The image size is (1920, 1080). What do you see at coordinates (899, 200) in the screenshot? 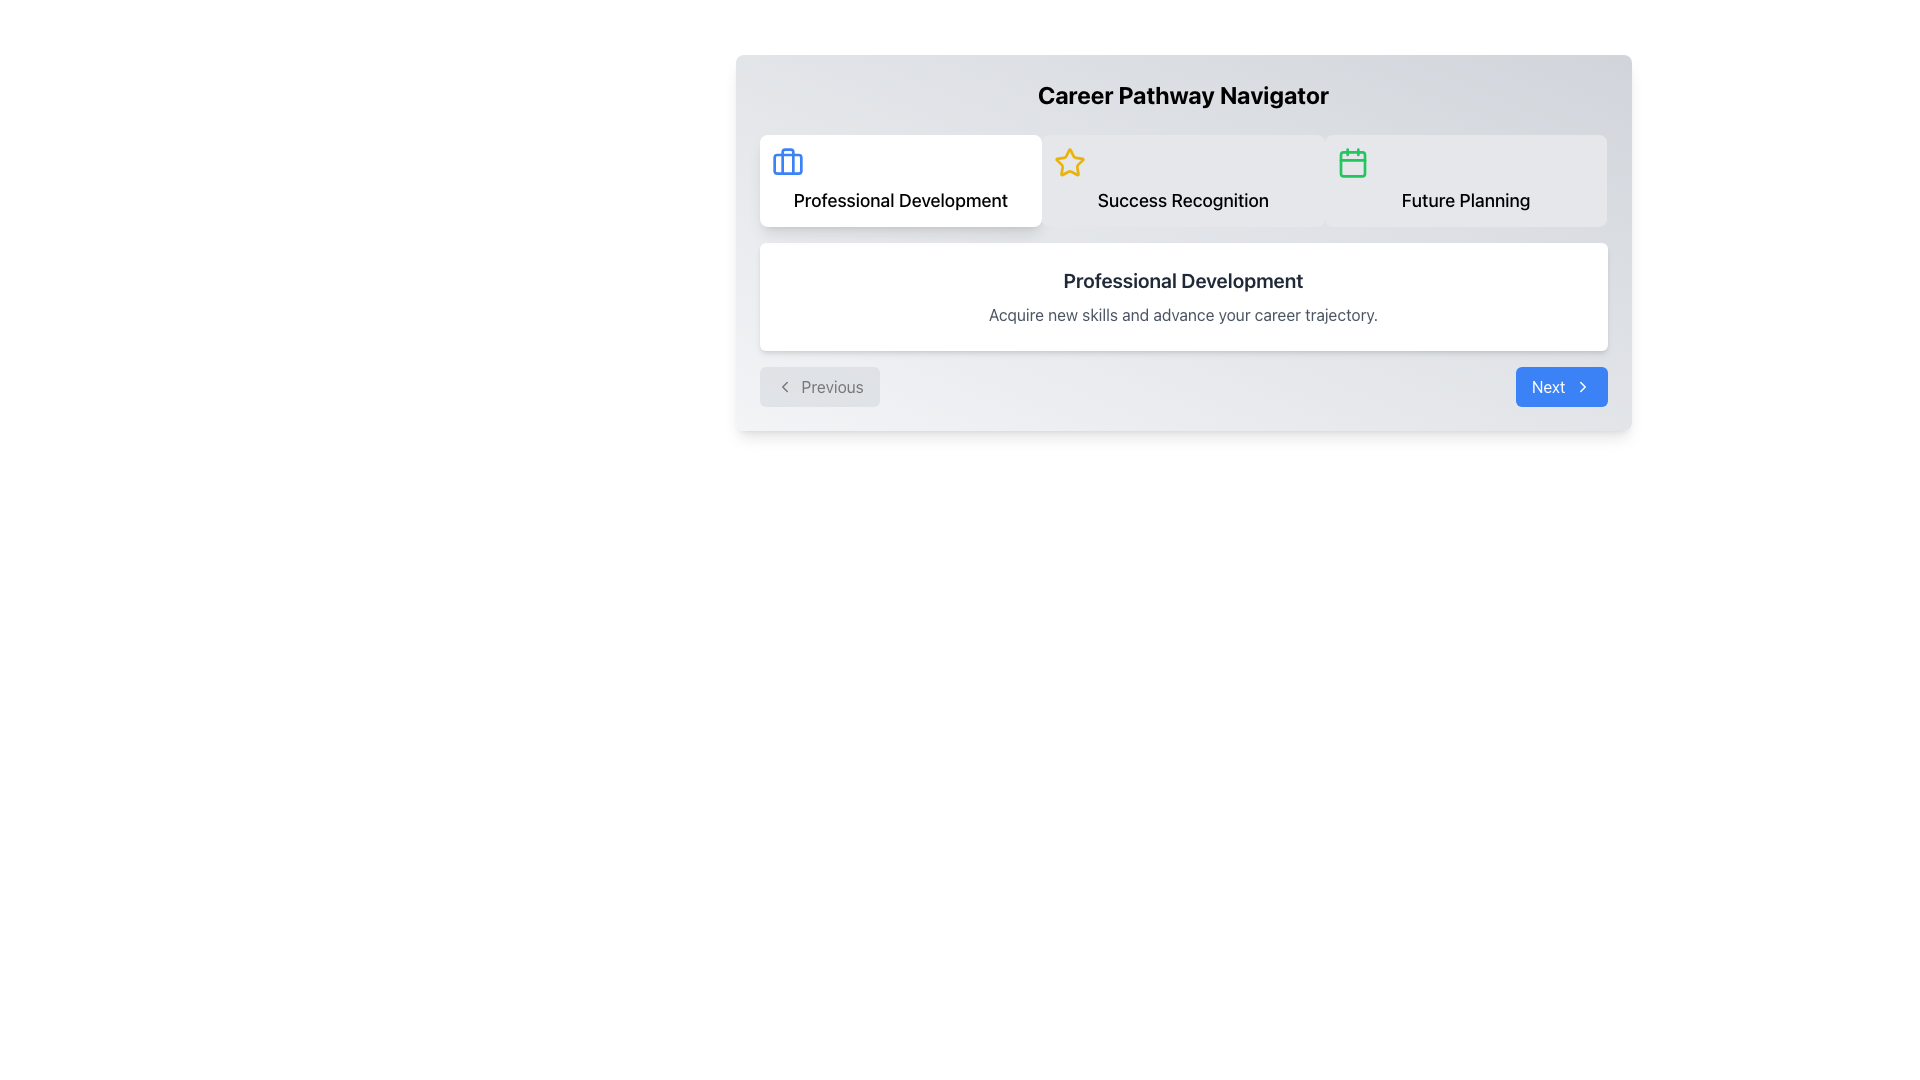
I see `text label representing the 'Professional Development' option located in the upper-left section of the interface, below the blue briefcase icon` at bounding box center [899, 200].